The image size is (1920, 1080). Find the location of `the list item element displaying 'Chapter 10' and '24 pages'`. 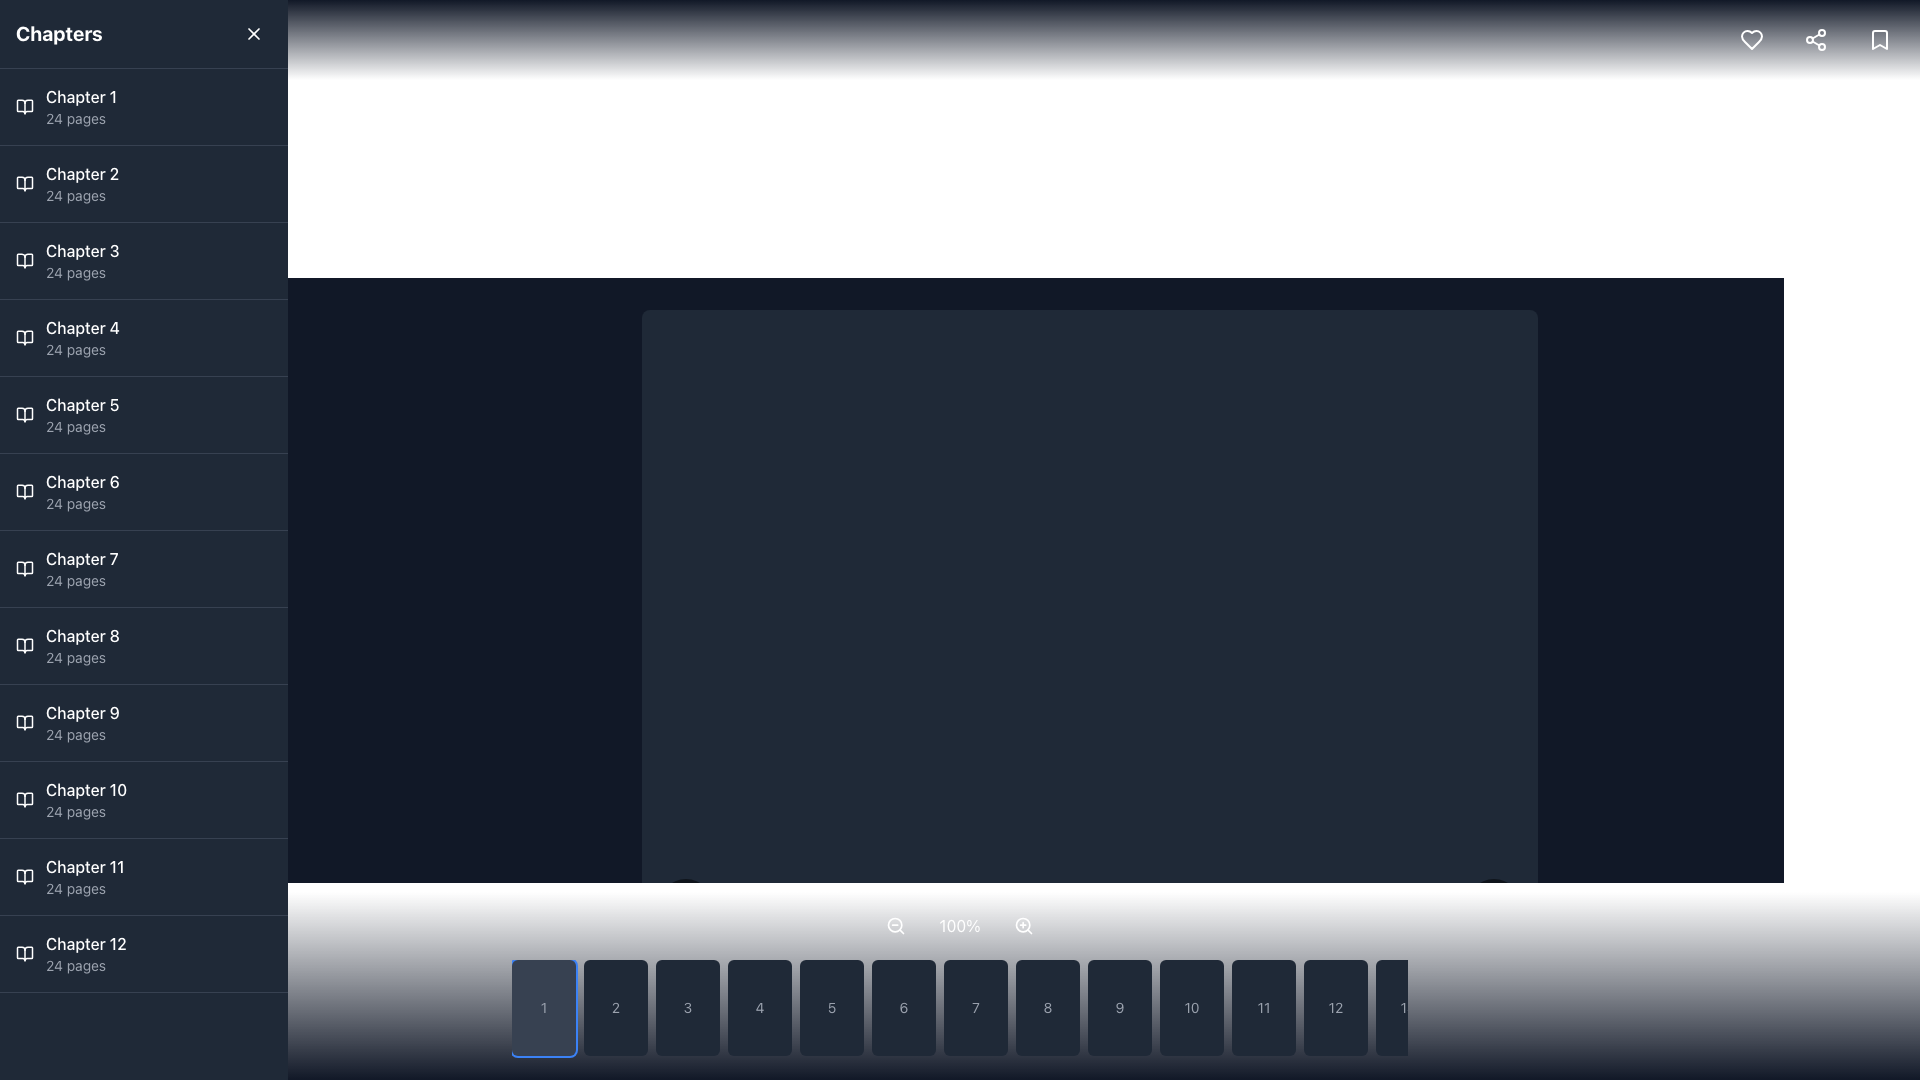

the list item element displaying 'Chapter 10' and '24 pages' is located at coordinates (85, 798).